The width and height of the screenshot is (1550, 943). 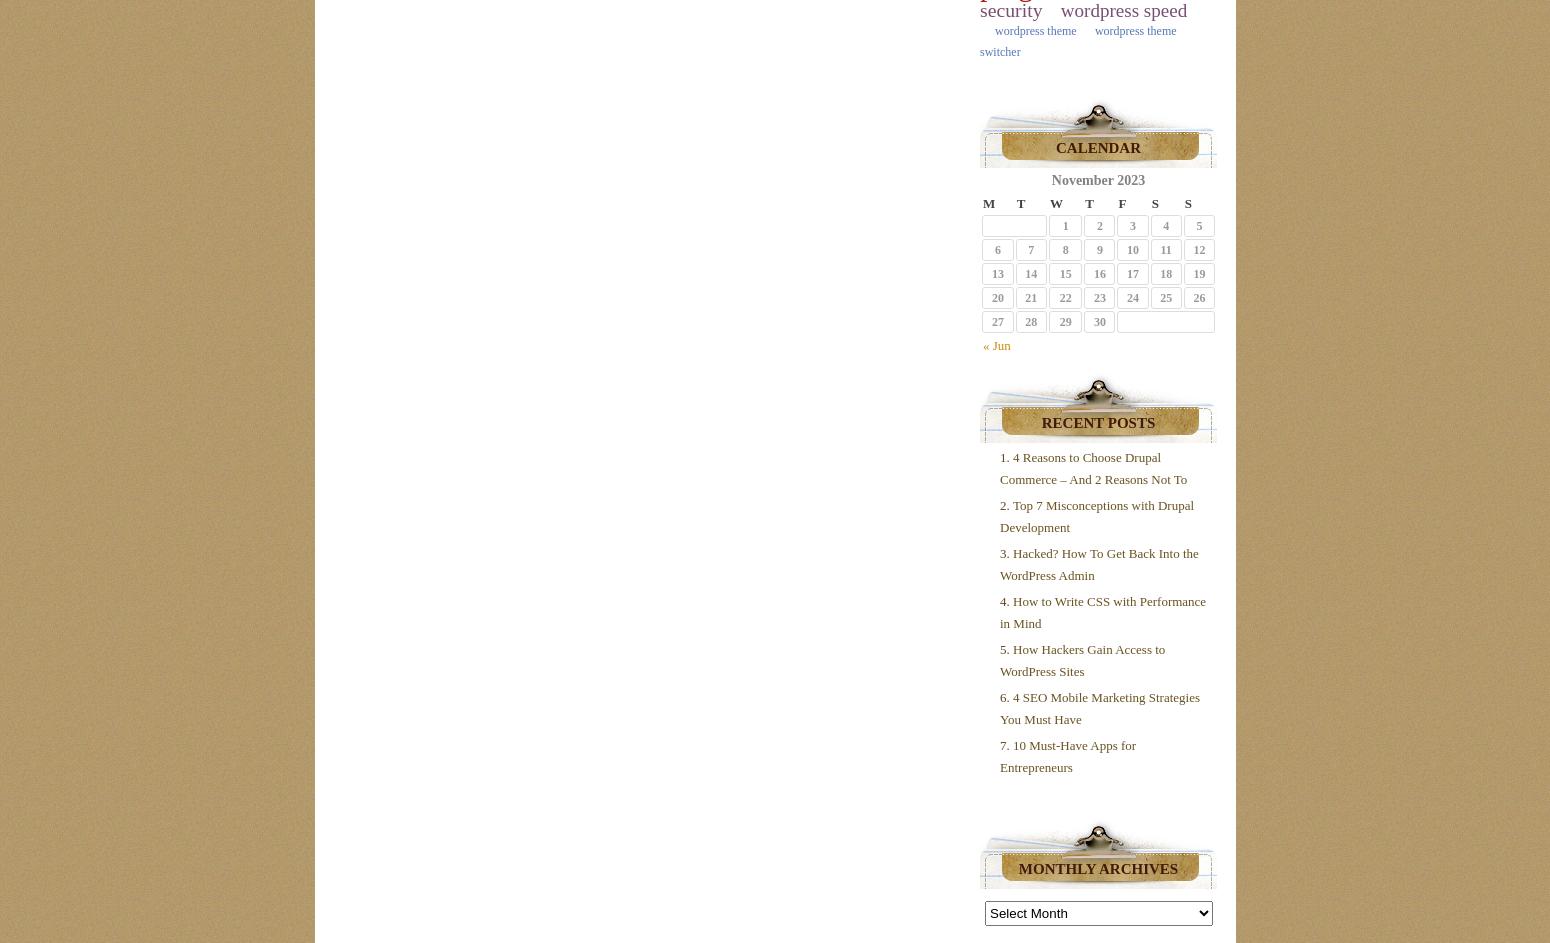 What do you see at coordinates (988, 202) in the screenshot?
I see `'M'` at bounding box center [988, 202].